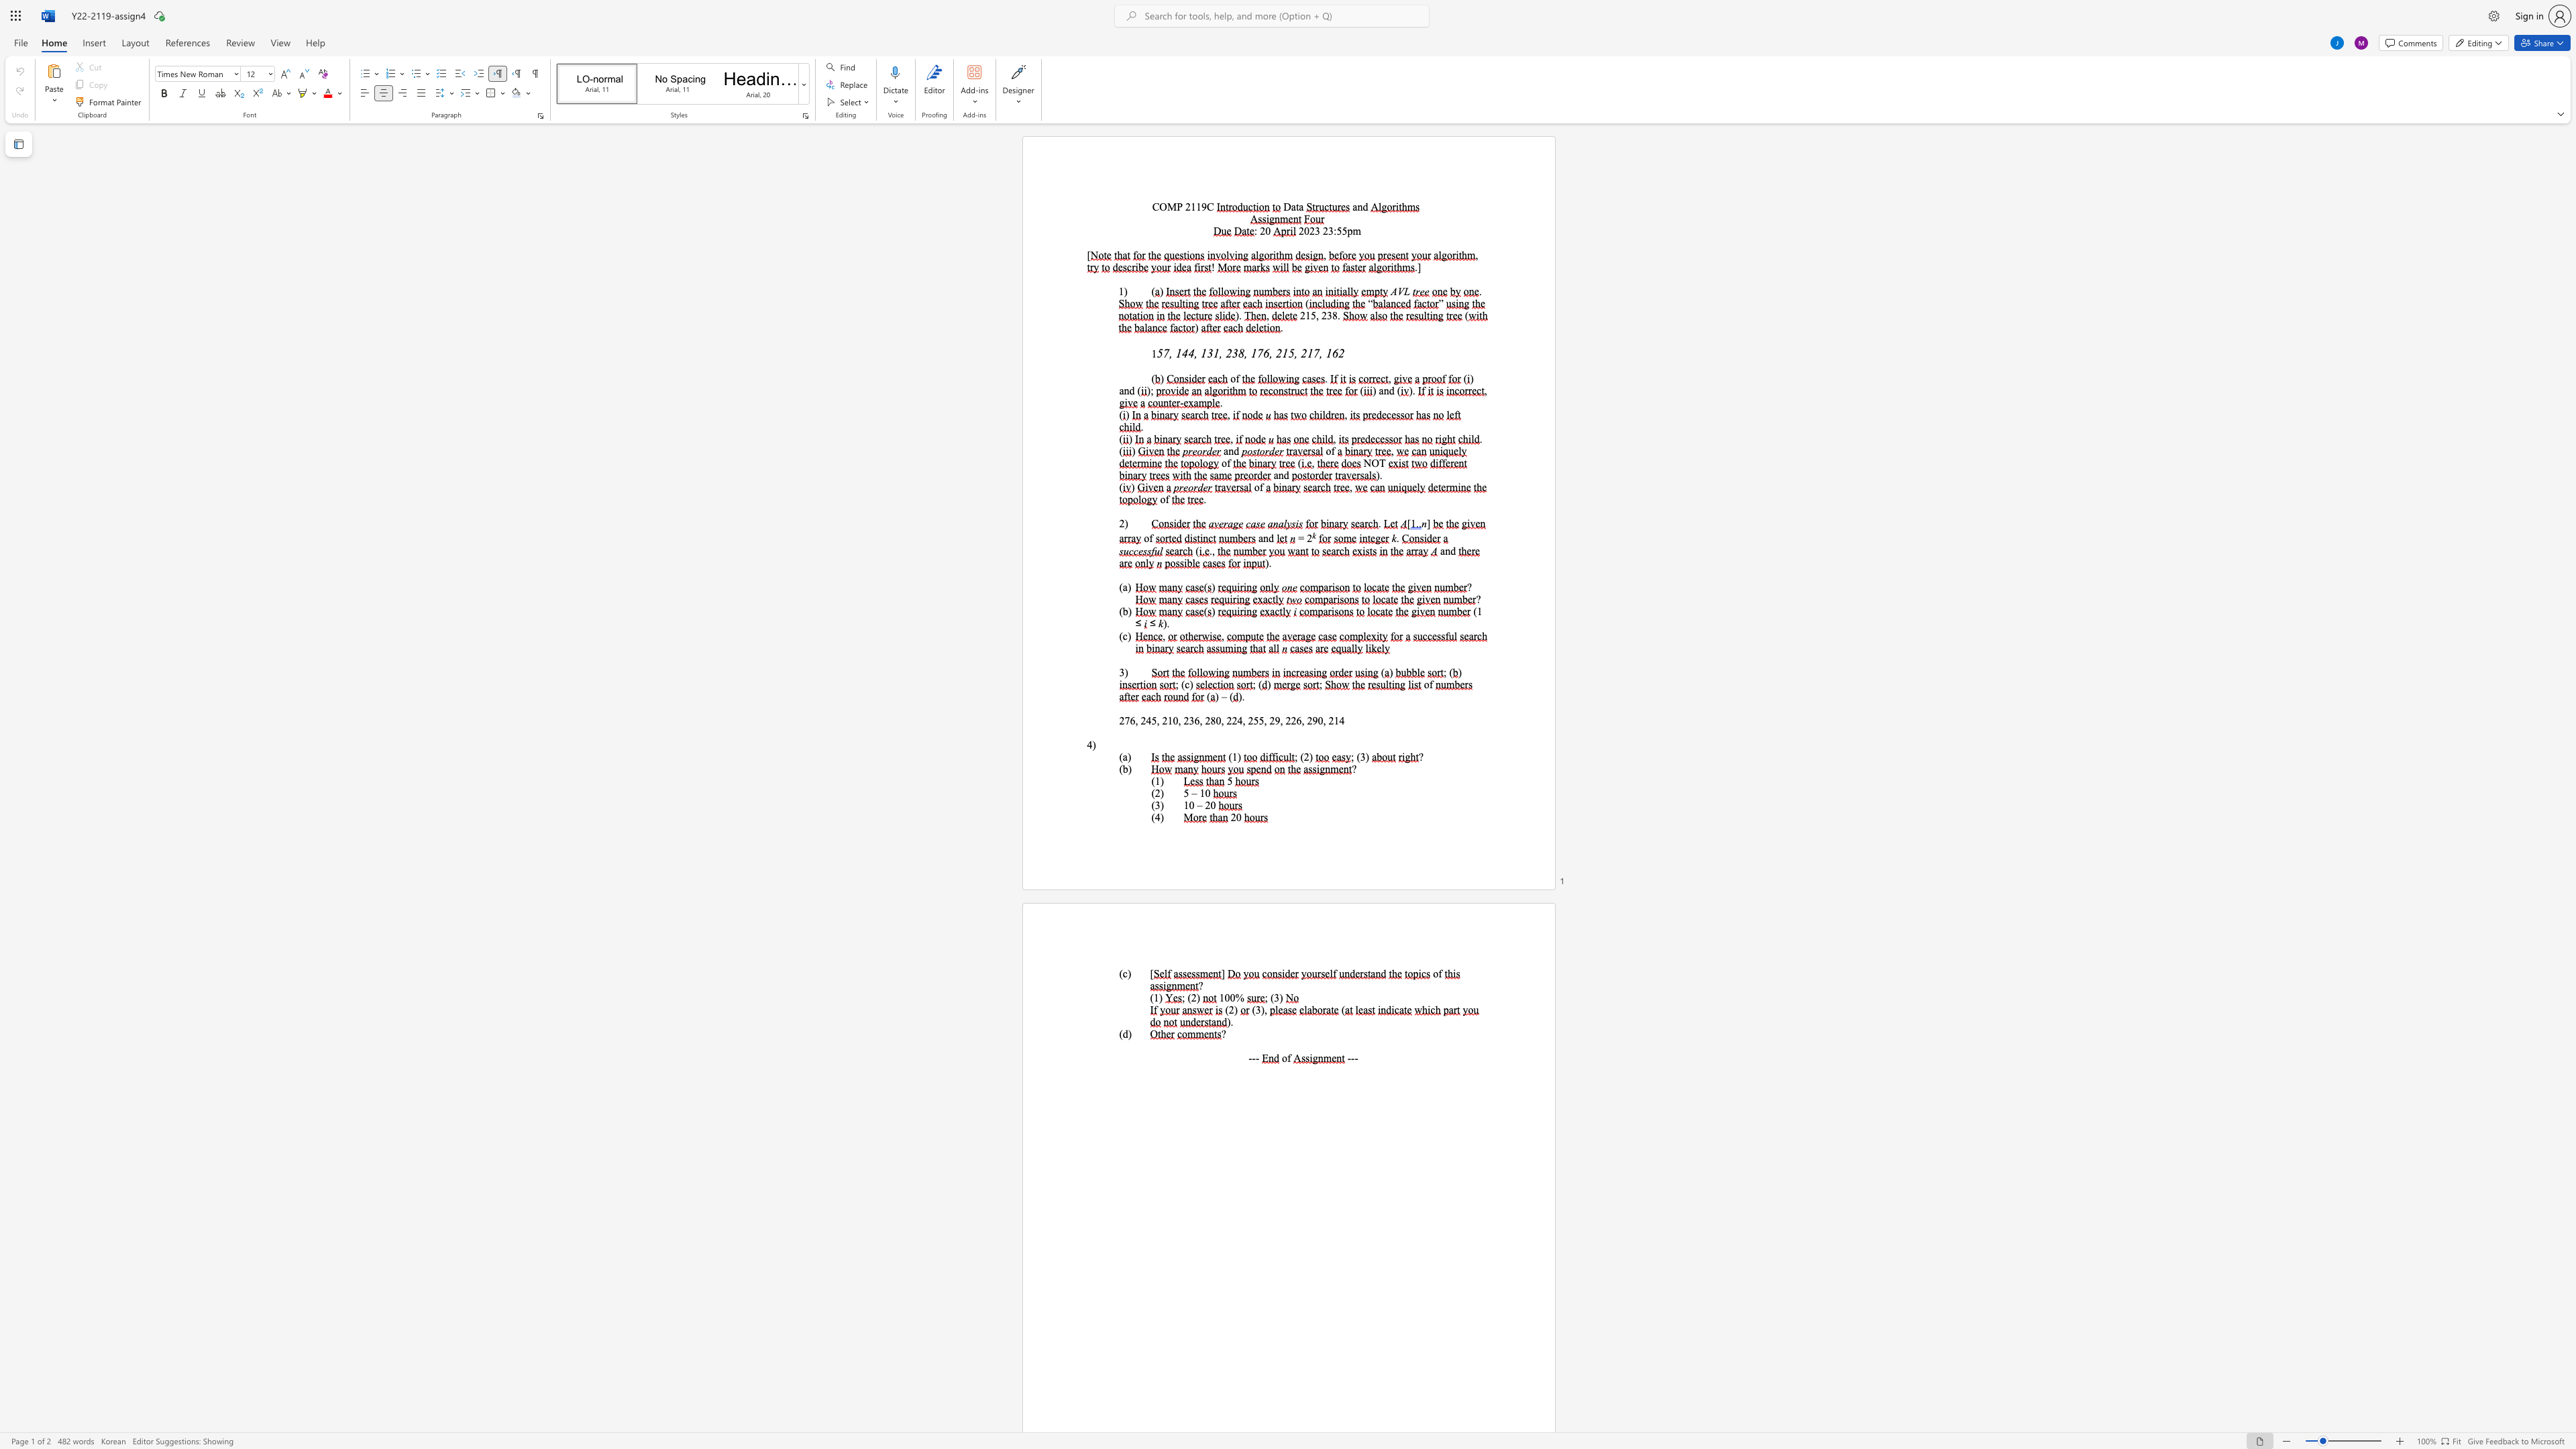  I want to click on the subset text "P 2" within the text "COMP 2119C", so click(1176, 206).